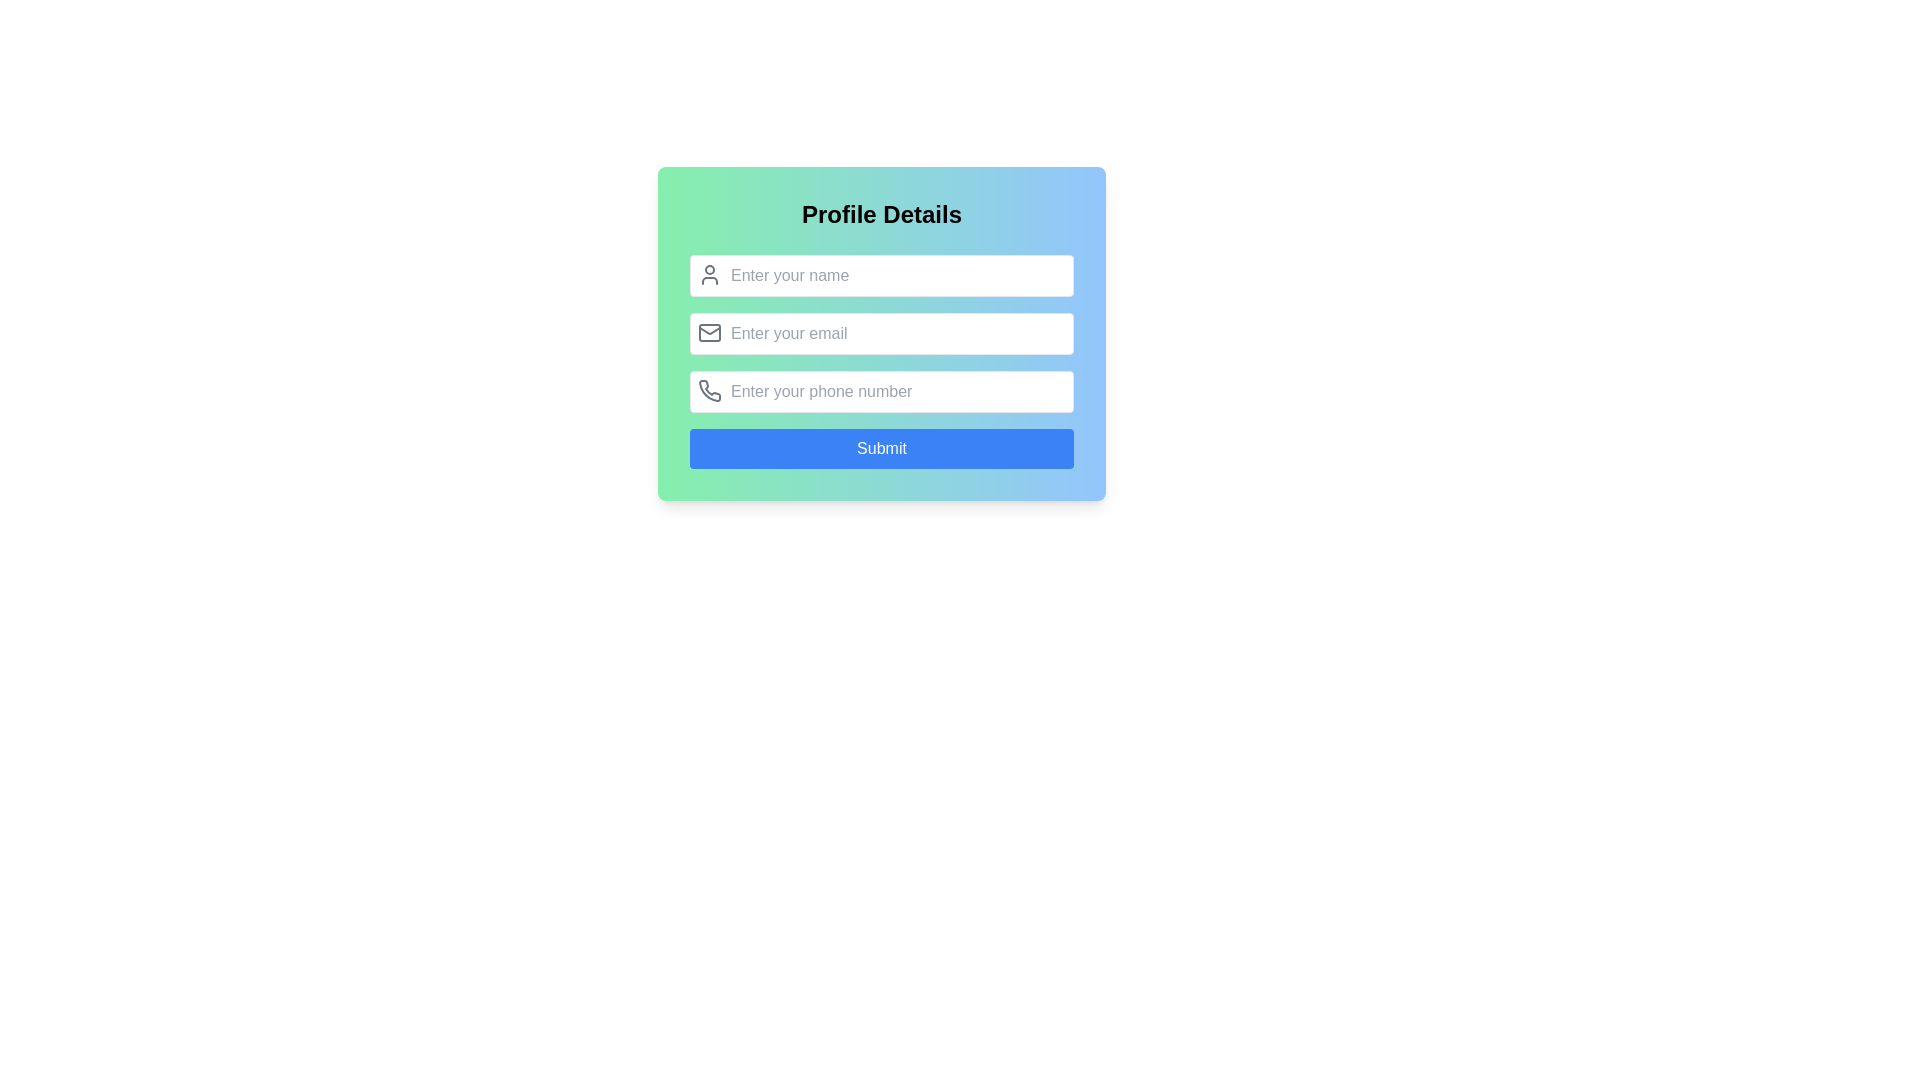 The height and width of the screenshot is (1080, 1920). Describe the element at coordinates (881, 362) in the screenshot. I see `the second input field for email entry within the 'Profile Details' section to focus the field` at that location.